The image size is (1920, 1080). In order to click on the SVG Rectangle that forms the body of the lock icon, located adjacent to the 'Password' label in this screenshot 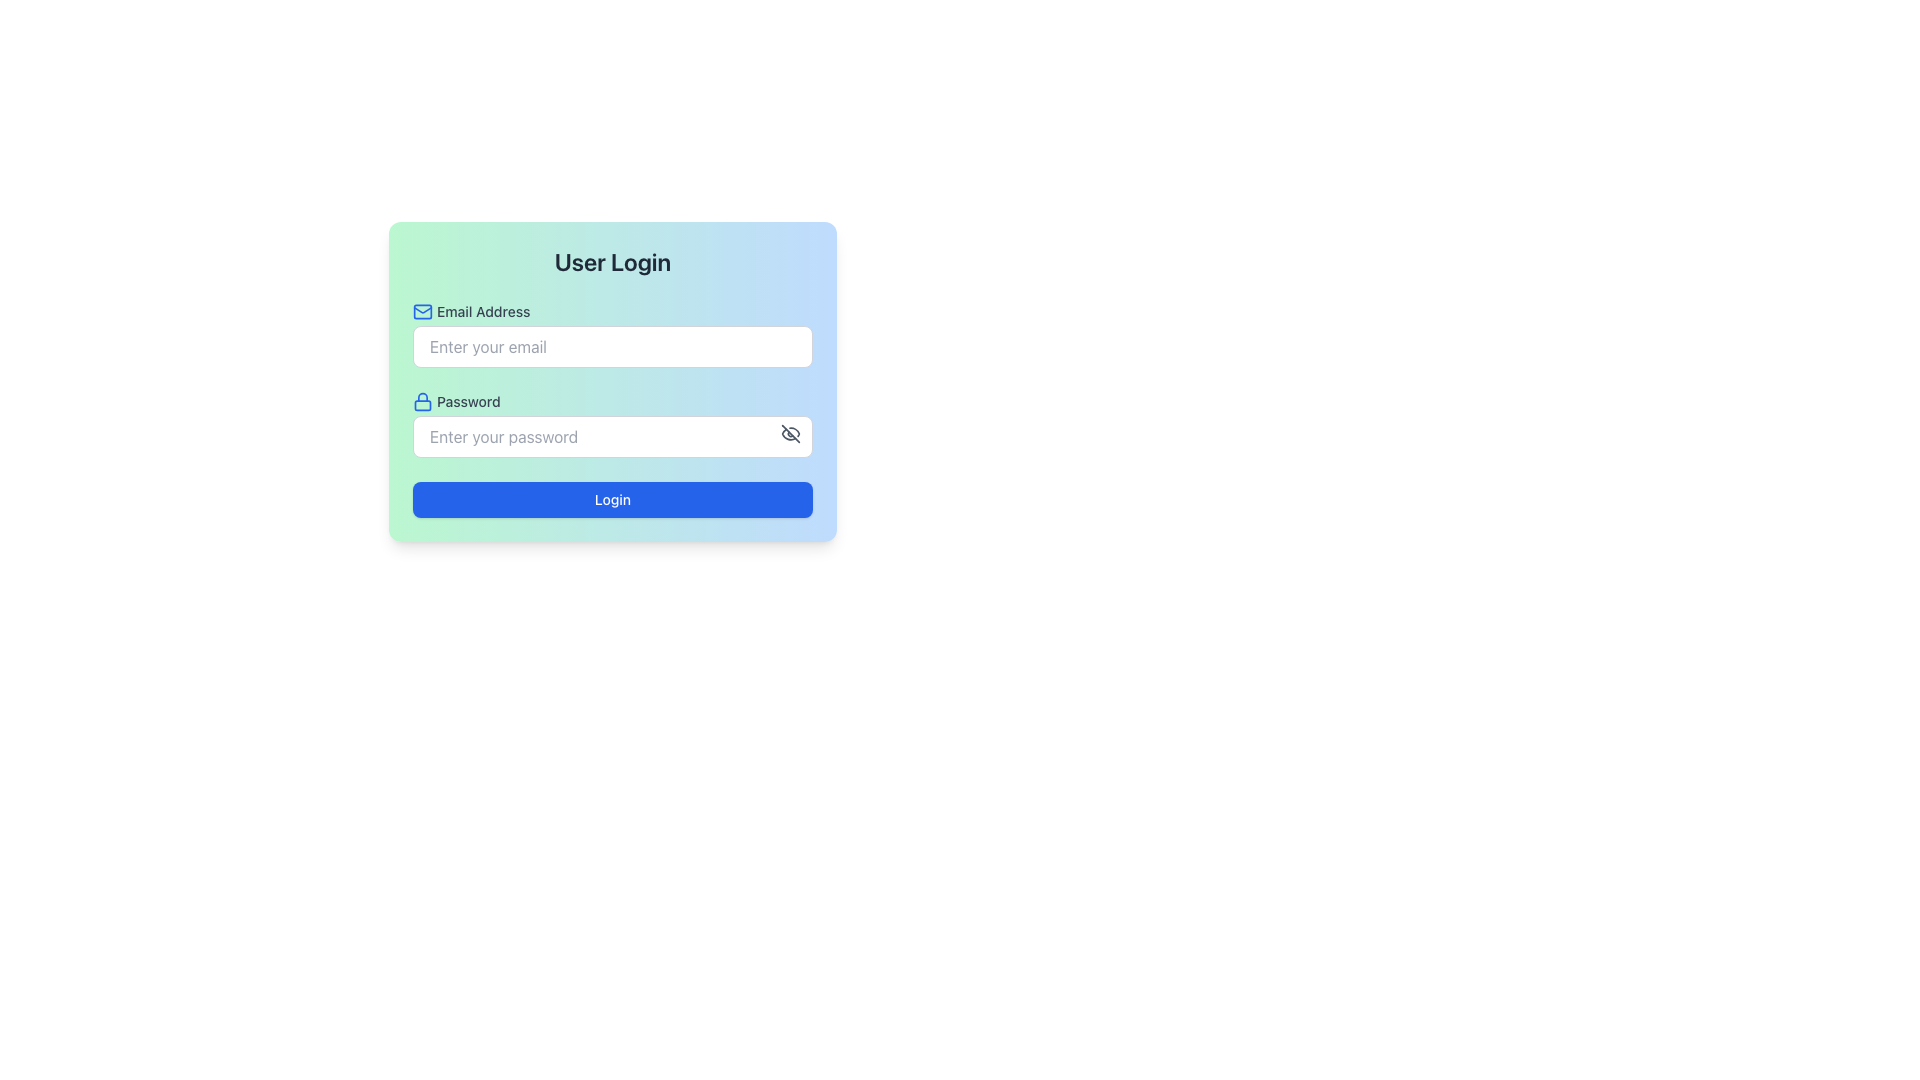, I will do `click(421, 405)`.